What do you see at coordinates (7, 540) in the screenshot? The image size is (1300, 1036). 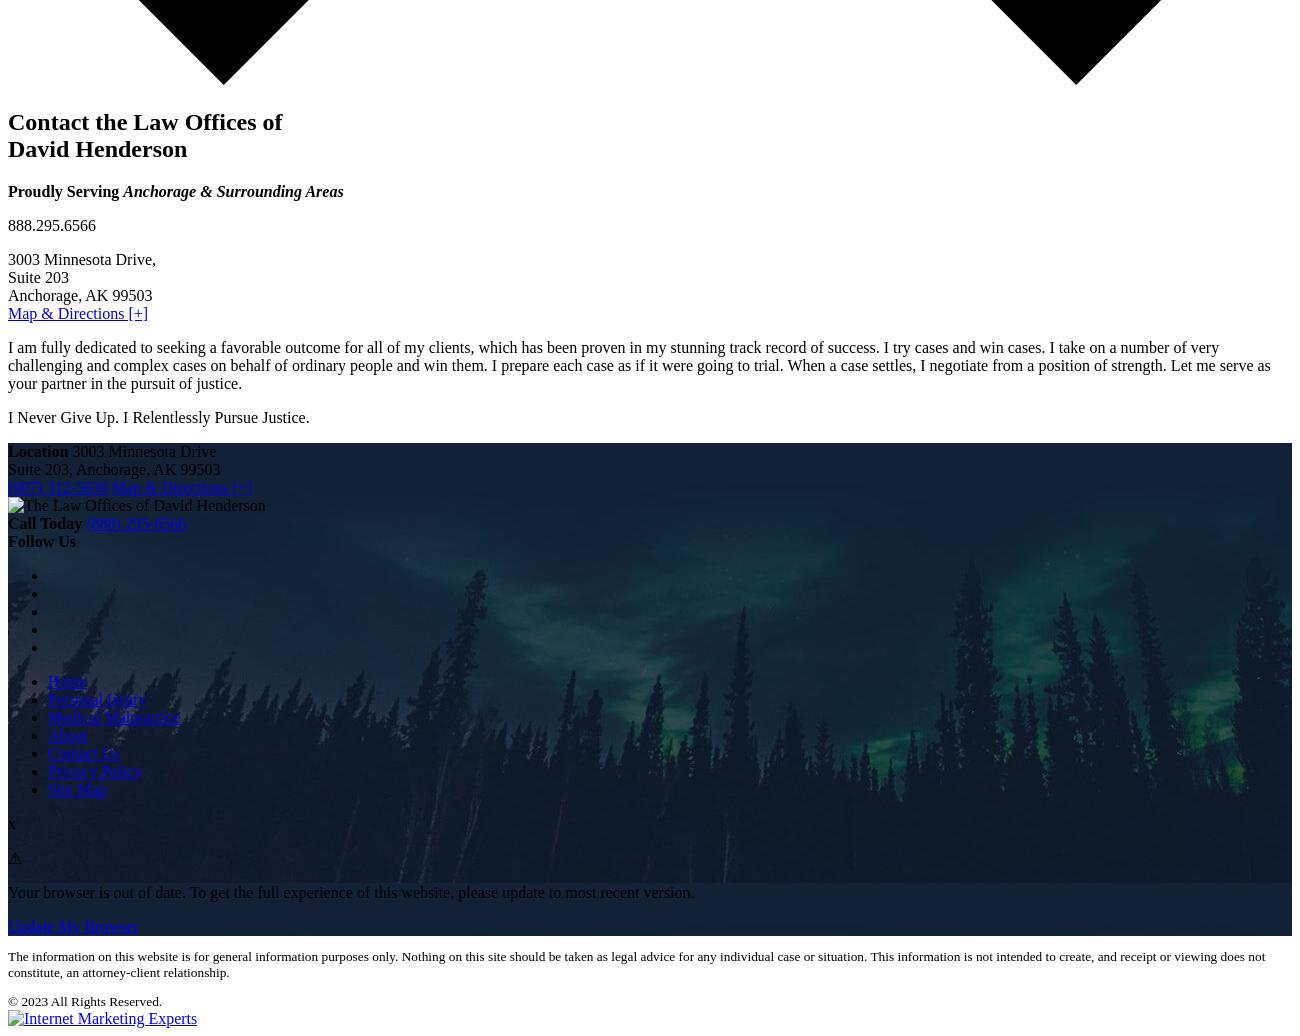 I see `'Follow Us'` at bounding box center [7, 540].